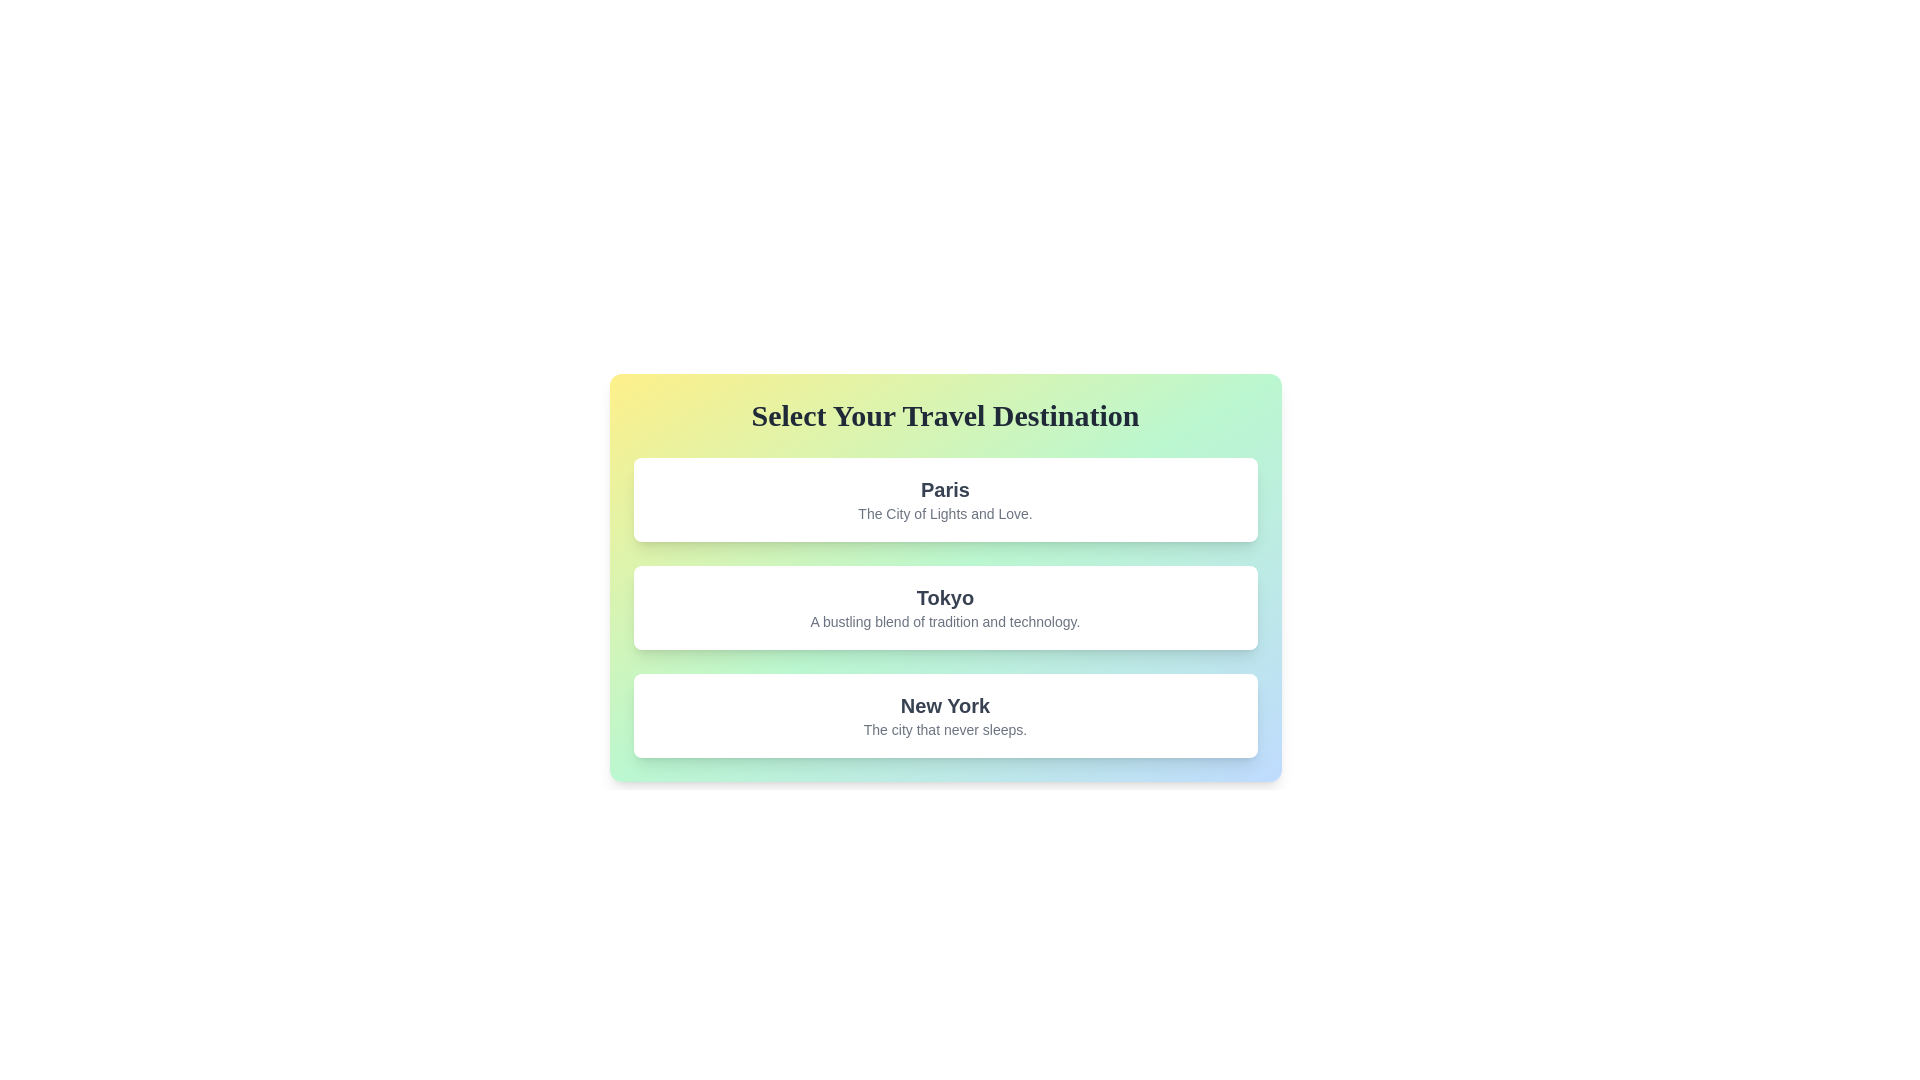 The height and width of the screenshot is (1080, 1920). I want to click on text from the static label displaying 'Paris' and its description 'The City of Lights and Love', which is located in the first card under the heading 'Select Your Travel Destination', so click(944, 499).